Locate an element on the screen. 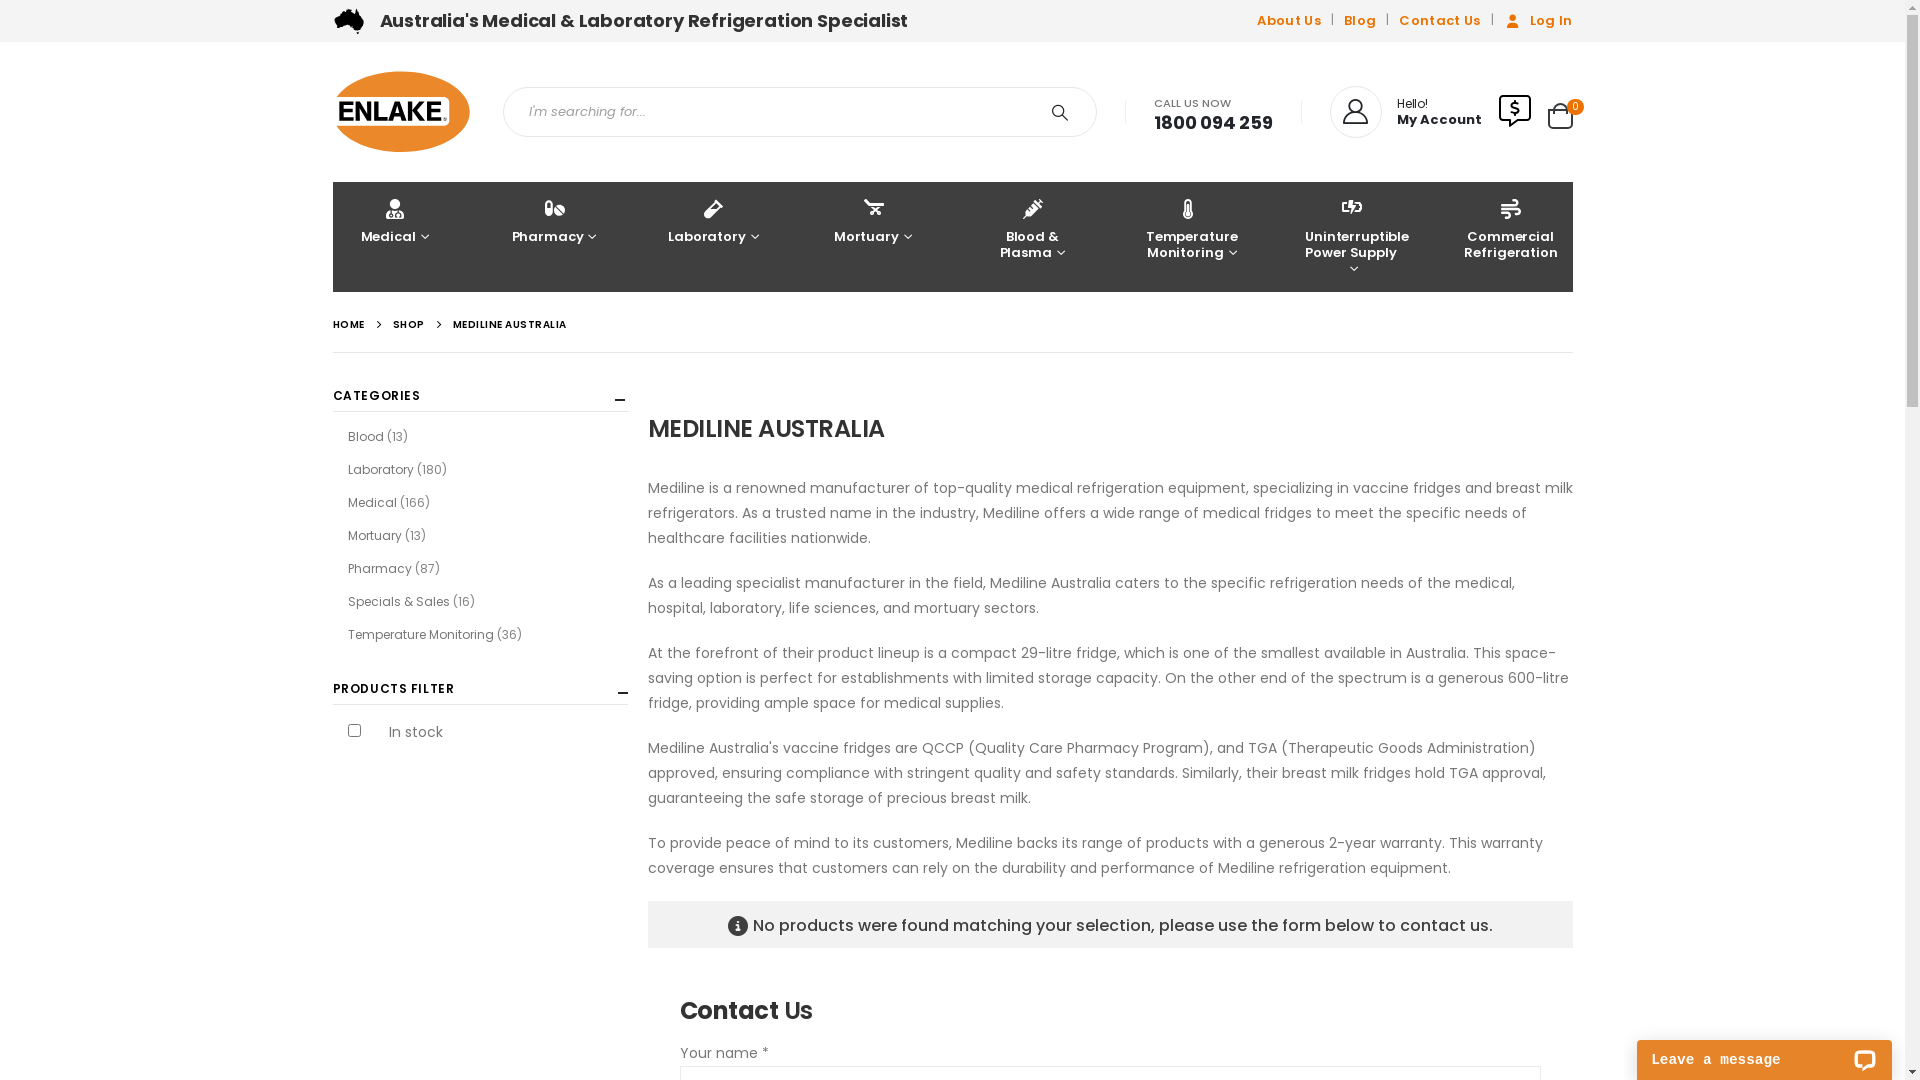 The image size is (1920, 1080). 'Temperature Monitoring' is located at coordinates (1129, 235).